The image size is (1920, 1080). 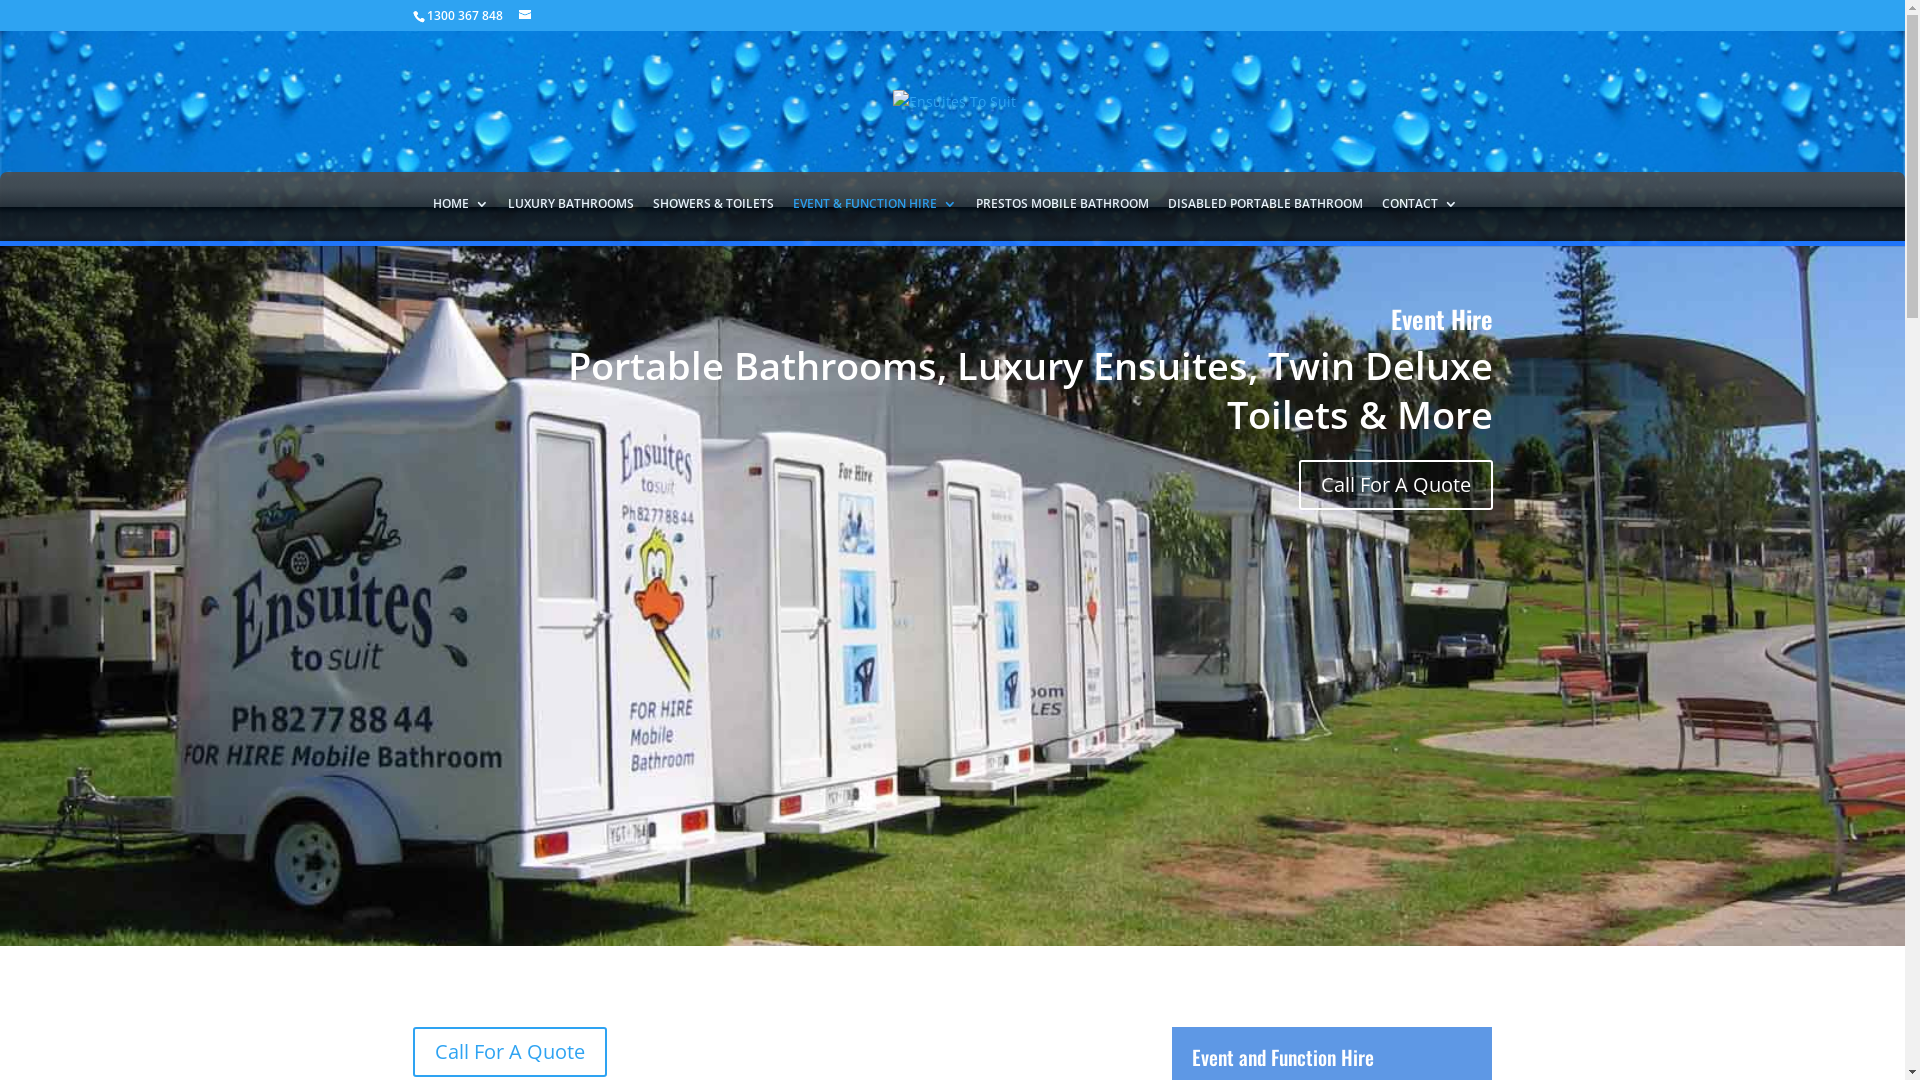 I want to click on 'LUXURY BATHROOMS', so click(x=570, y=216).